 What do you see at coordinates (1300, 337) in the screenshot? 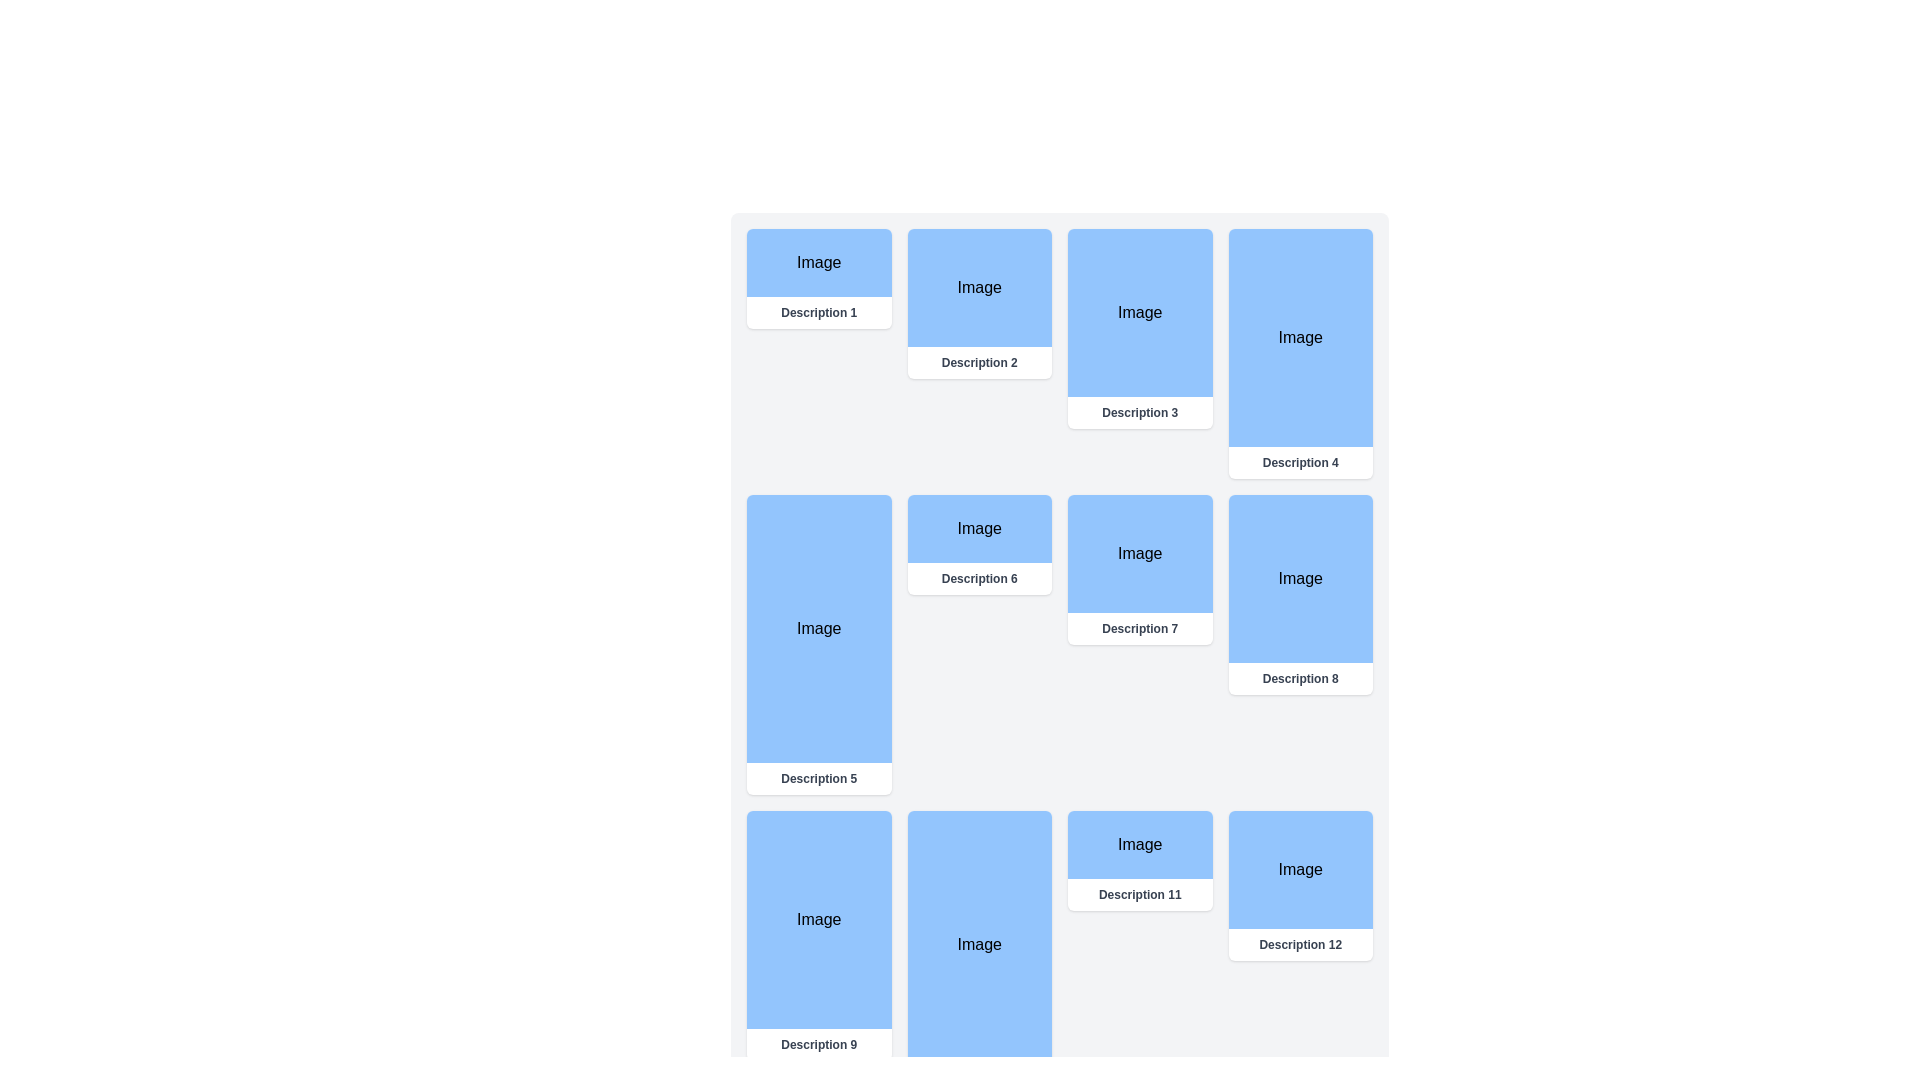
I see `the image placeholder element labeled 'Image' located in the fourth card of the top section of the interface, above the text label 'Description 4'` at bounding box center [1300, 337].